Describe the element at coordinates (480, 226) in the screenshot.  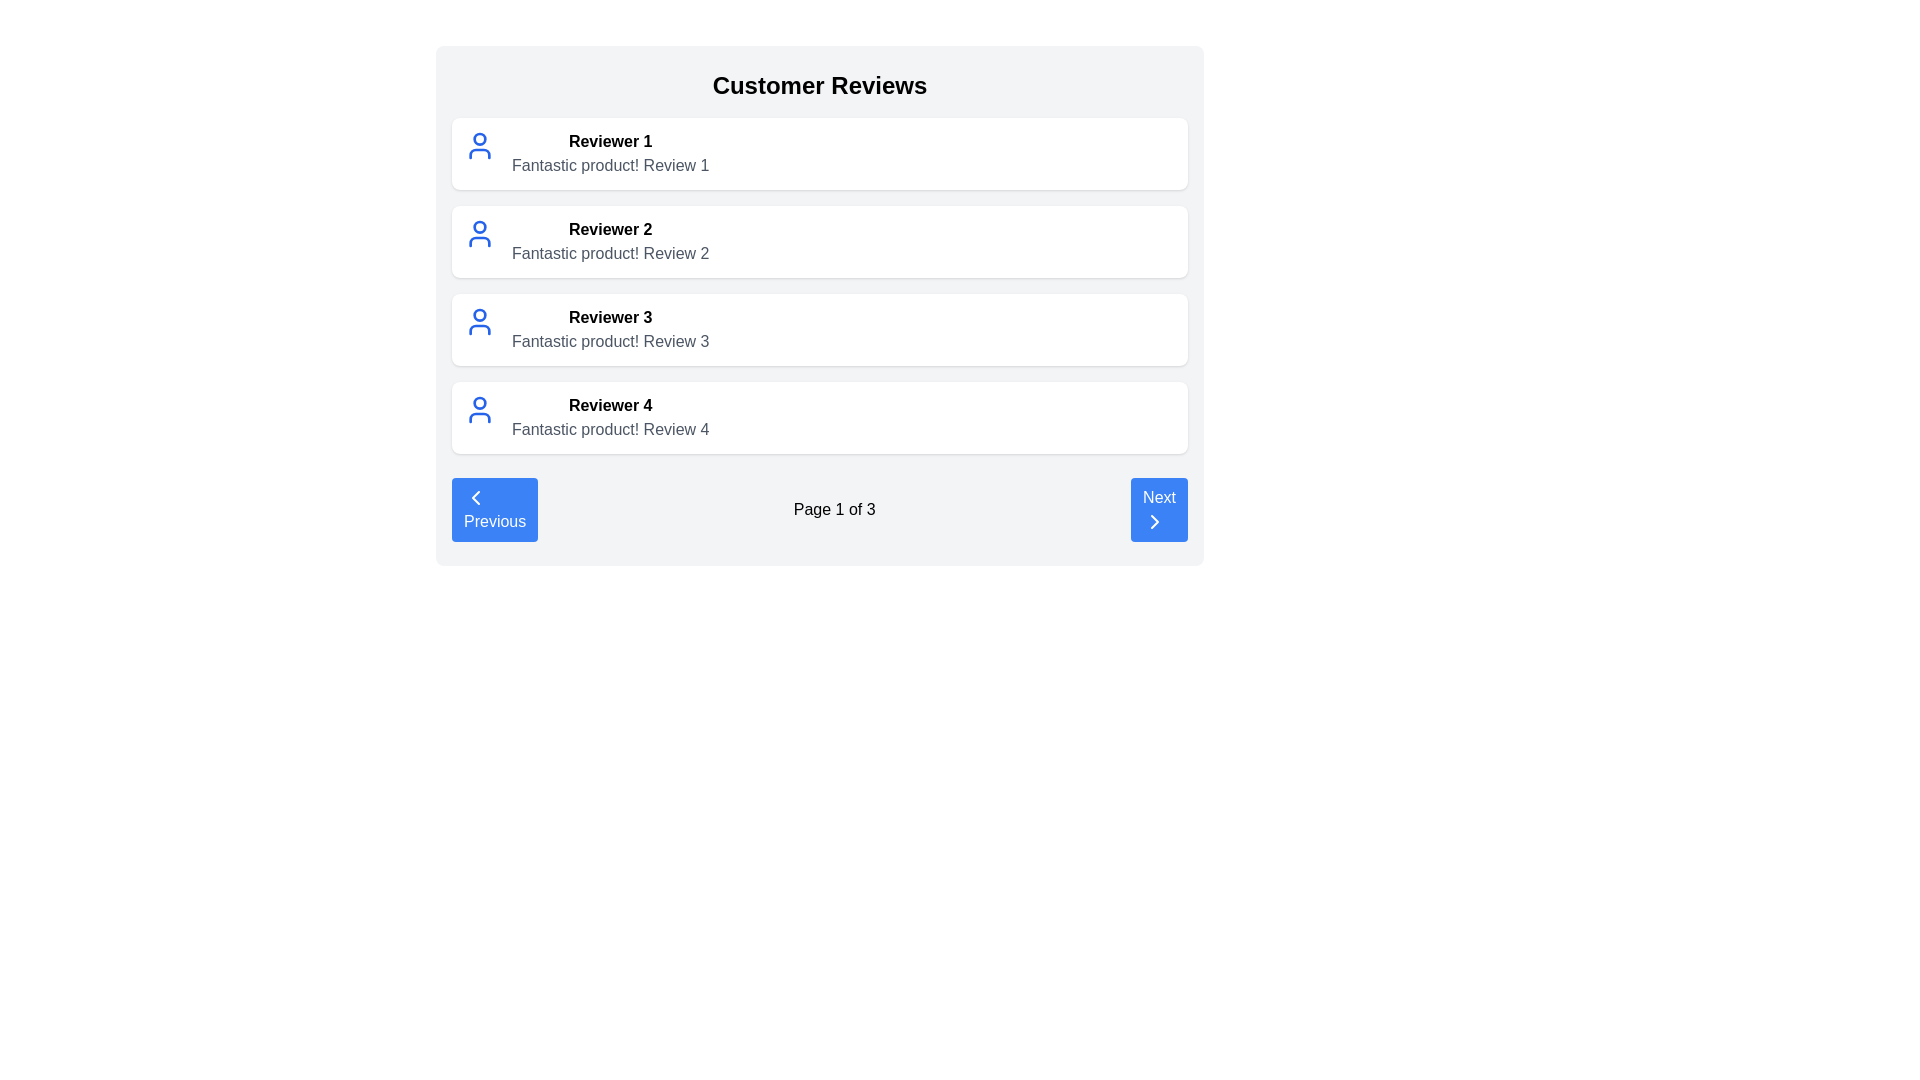
I see `the circular element located at the top center of the user's silhouette icon next to 'Reviewer 2' in the second row of the vertical list` at that location.